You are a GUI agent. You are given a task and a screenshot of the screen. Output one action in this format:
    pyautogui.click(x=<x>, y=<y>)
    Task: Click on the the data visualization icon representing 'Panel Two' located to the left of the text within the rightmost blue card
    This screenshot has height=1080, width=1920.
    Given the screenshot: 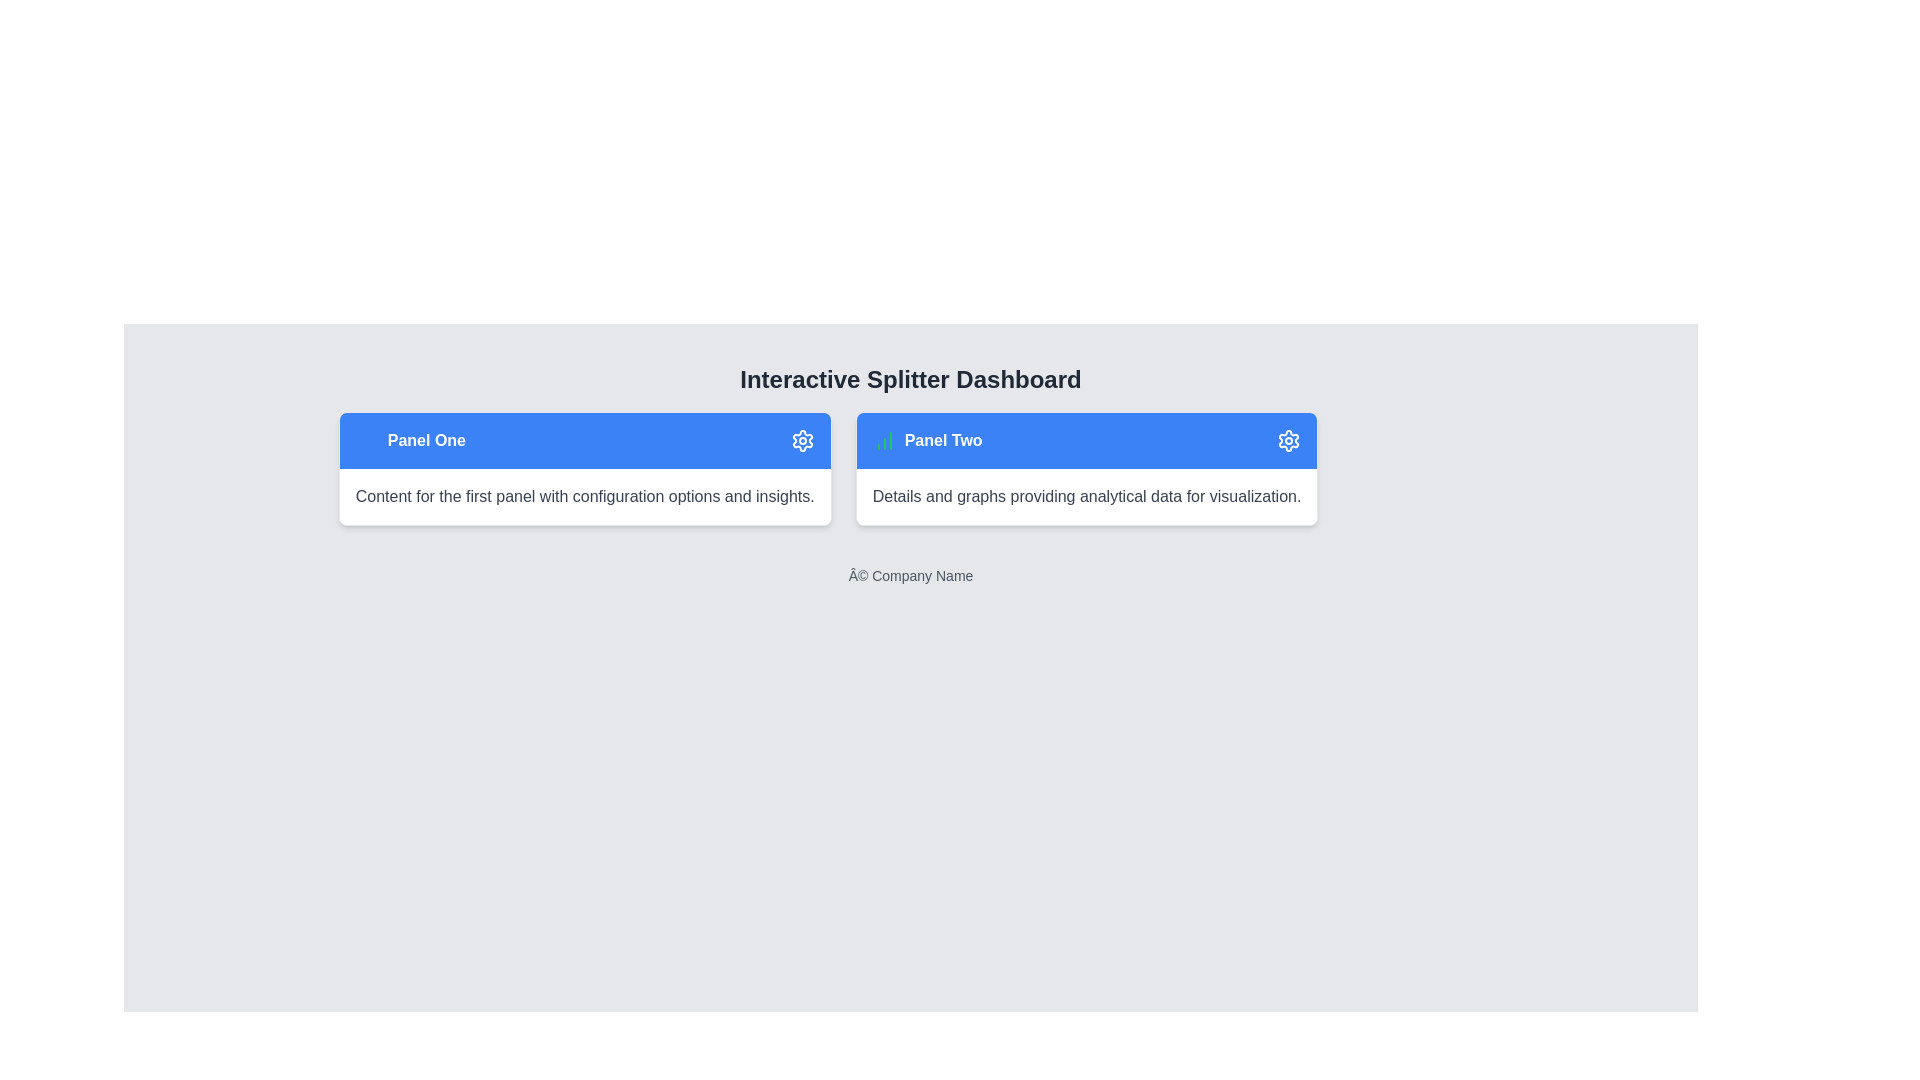 What is the action you would take?
    pyautogui.click(x=883, y=439)
    